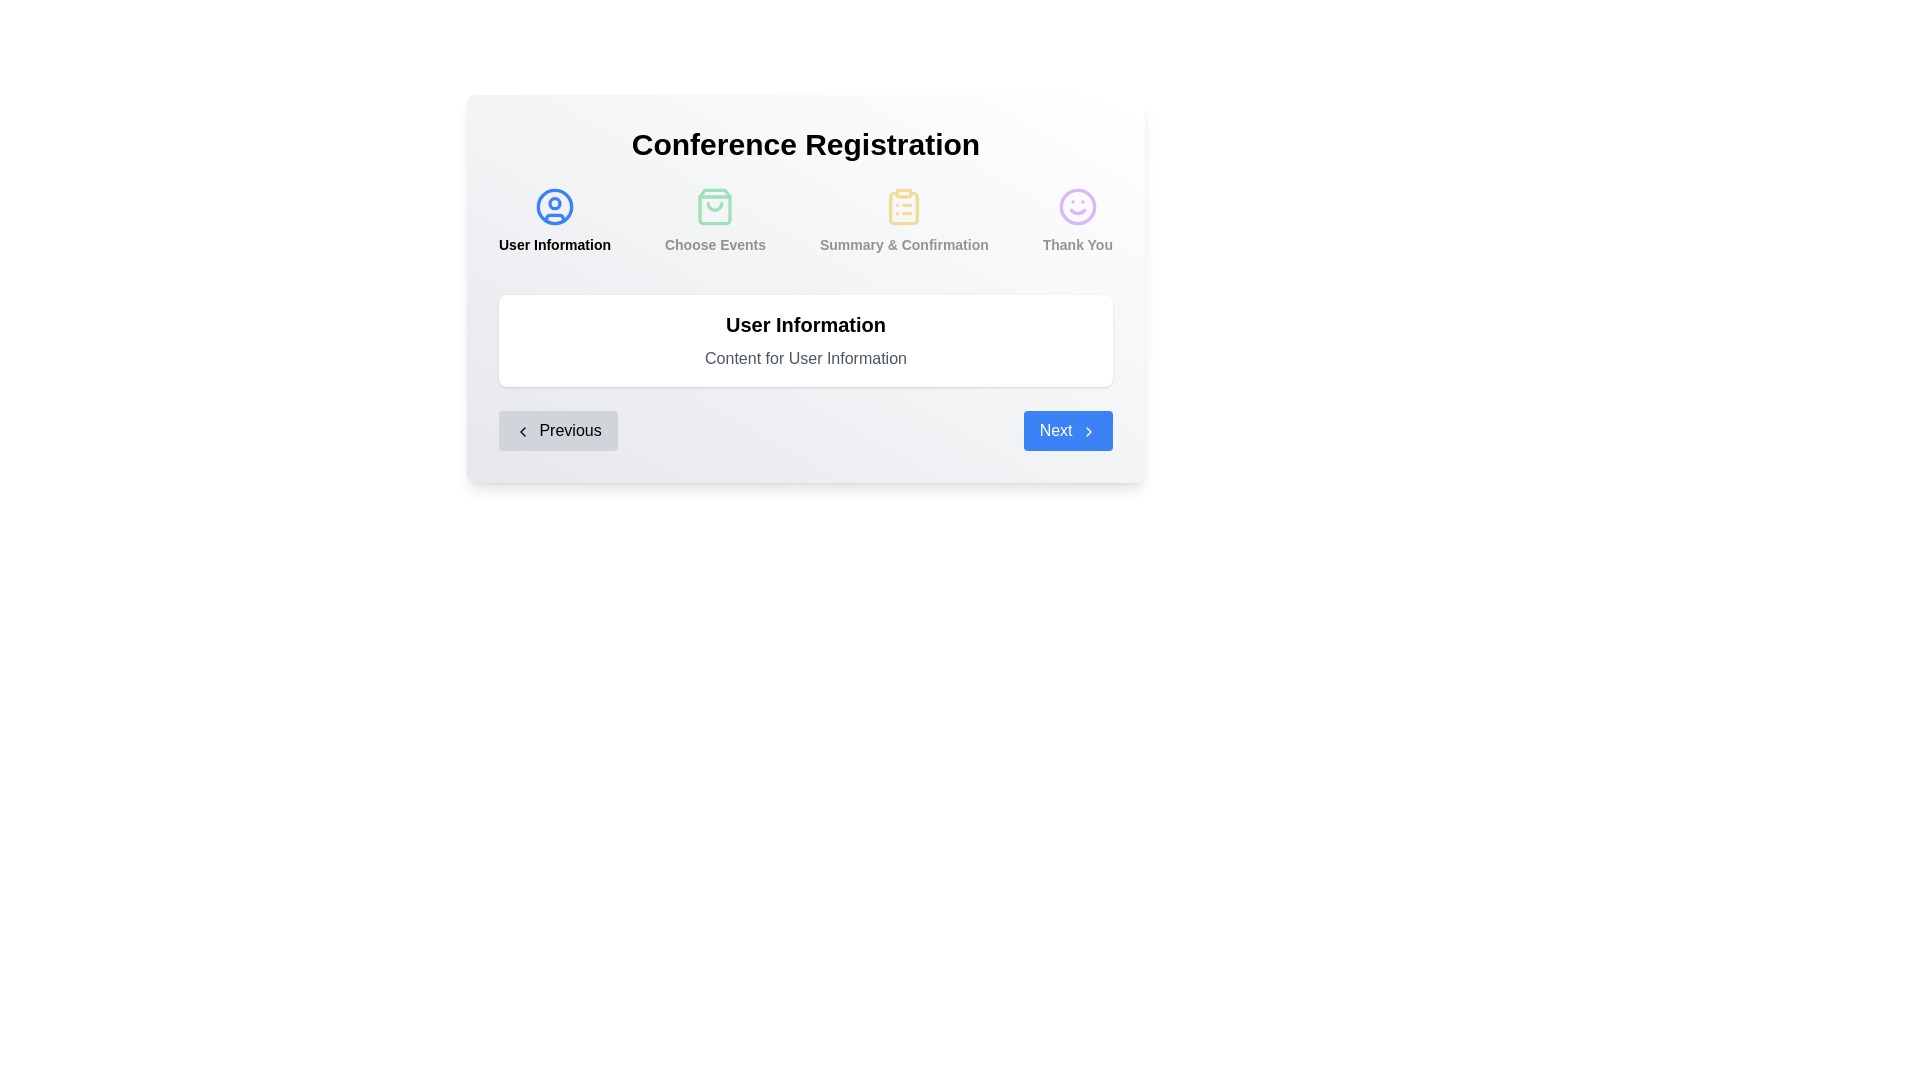  Describe the element at coordinates (555, 207) in the screenshot. I see `the circular user icon outlined in blue, located to the upper left of the 'User Information' text header in the step sequence` at that location.